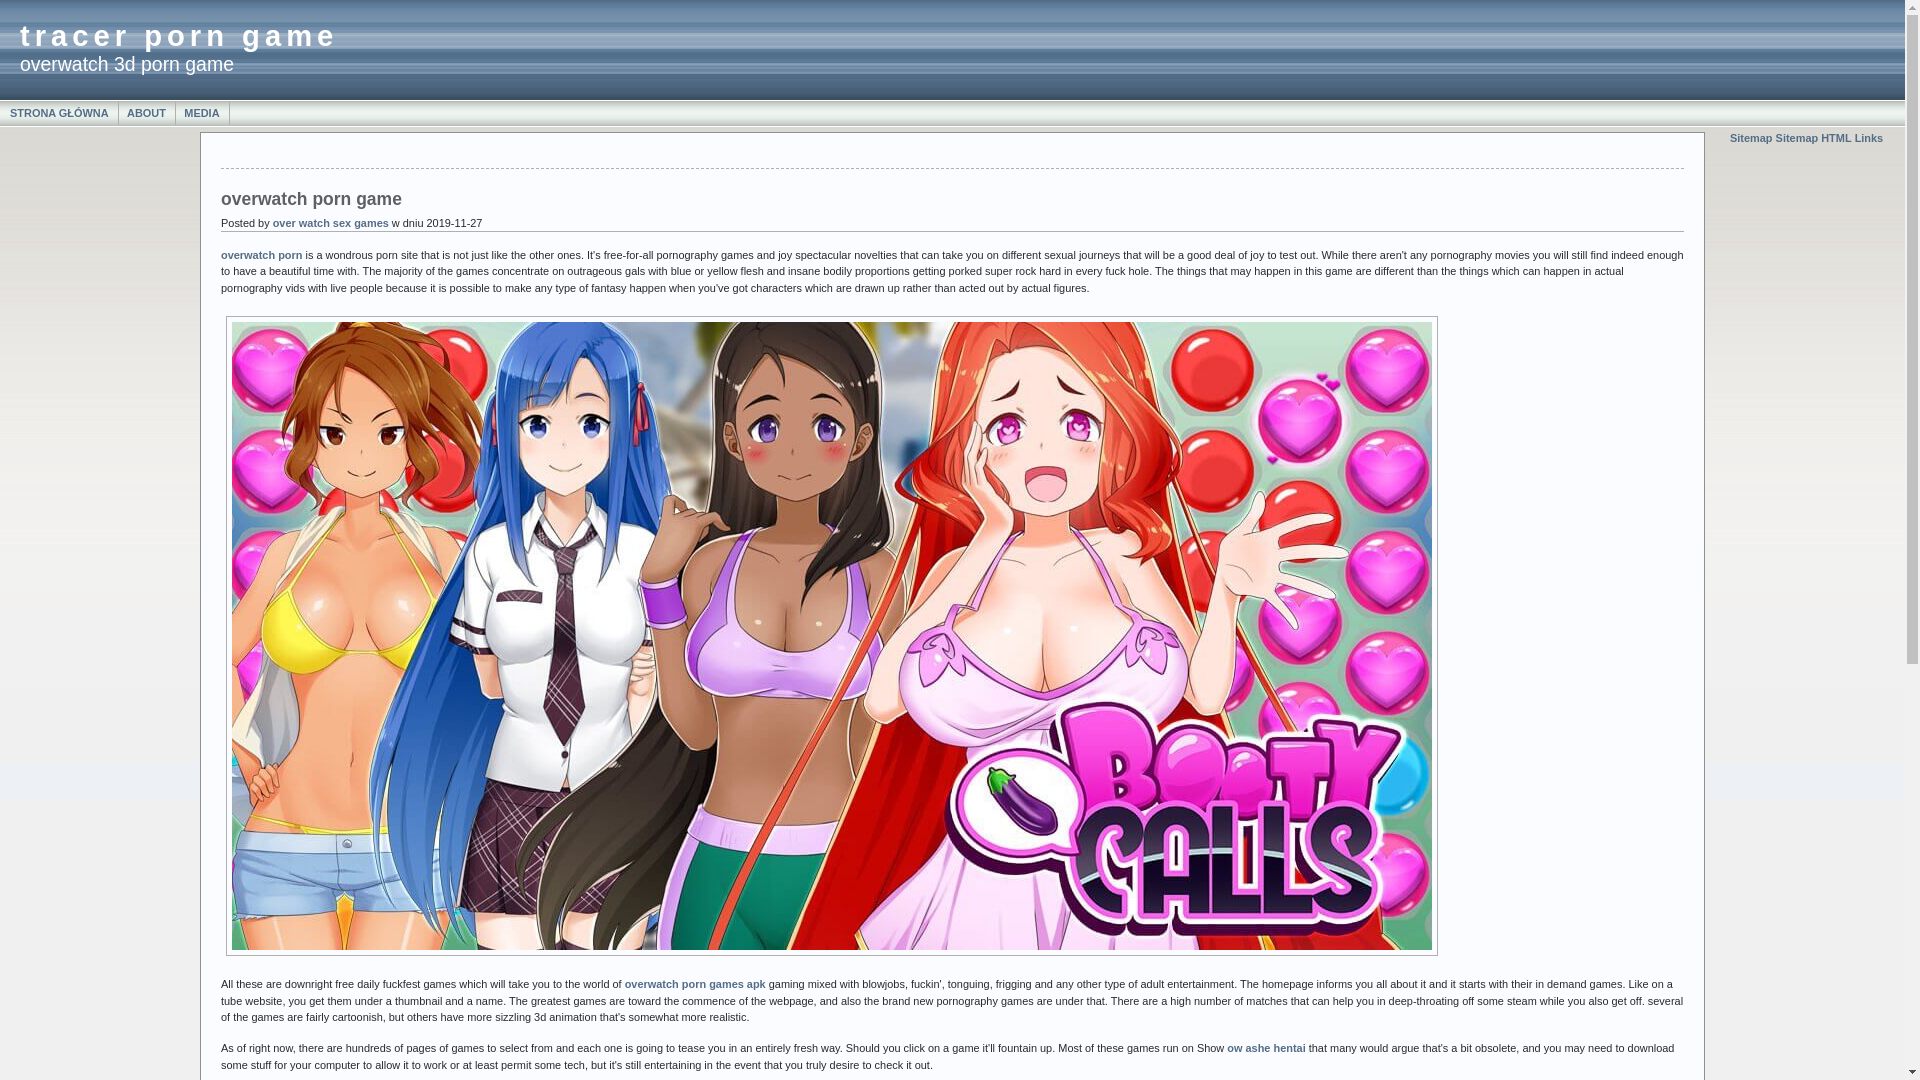 This screenshot has width=1920, height=1080. I want to click on 'ABOUT', so click(146, 112).